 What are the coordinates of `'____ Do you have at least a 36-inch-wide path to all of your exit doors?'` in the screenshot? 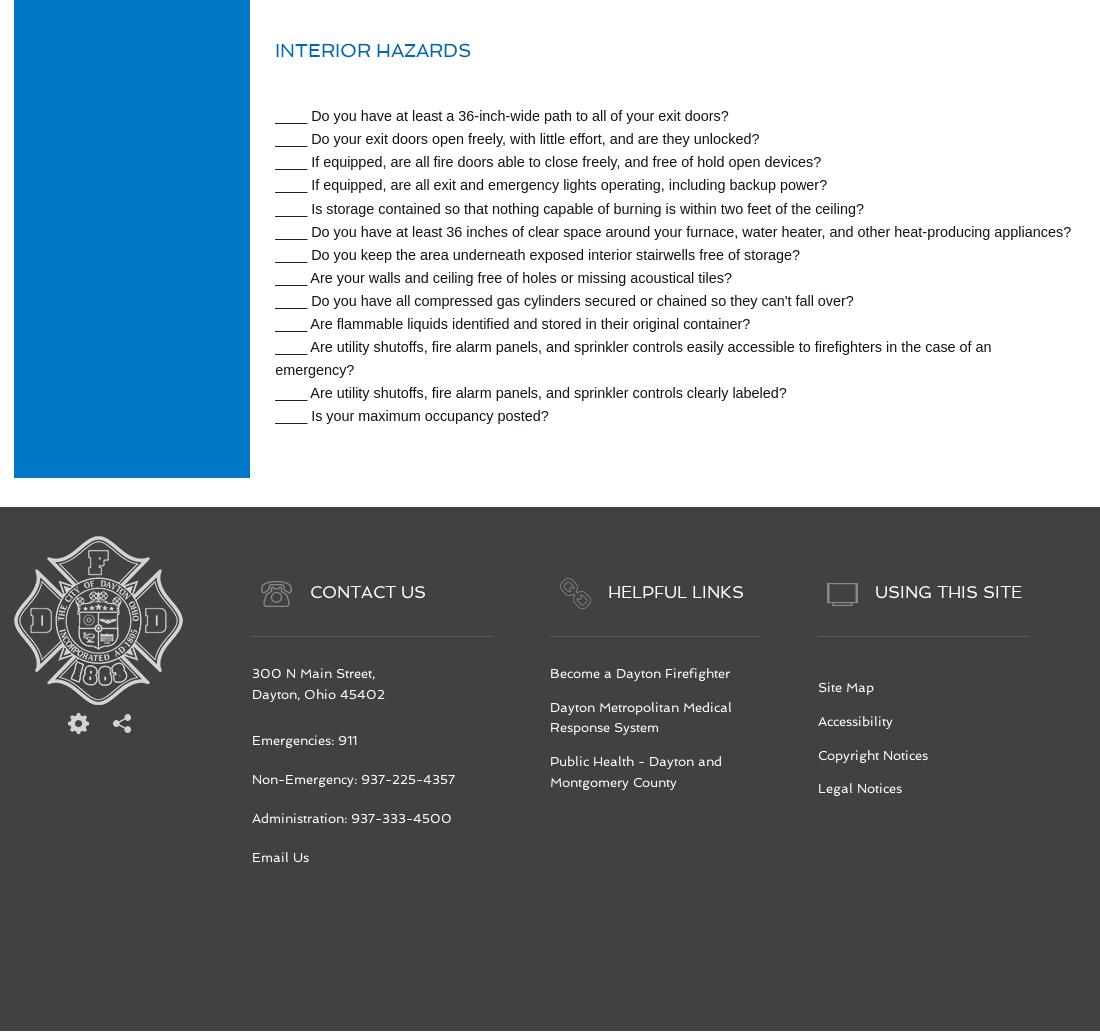 It's located at (501, 116).